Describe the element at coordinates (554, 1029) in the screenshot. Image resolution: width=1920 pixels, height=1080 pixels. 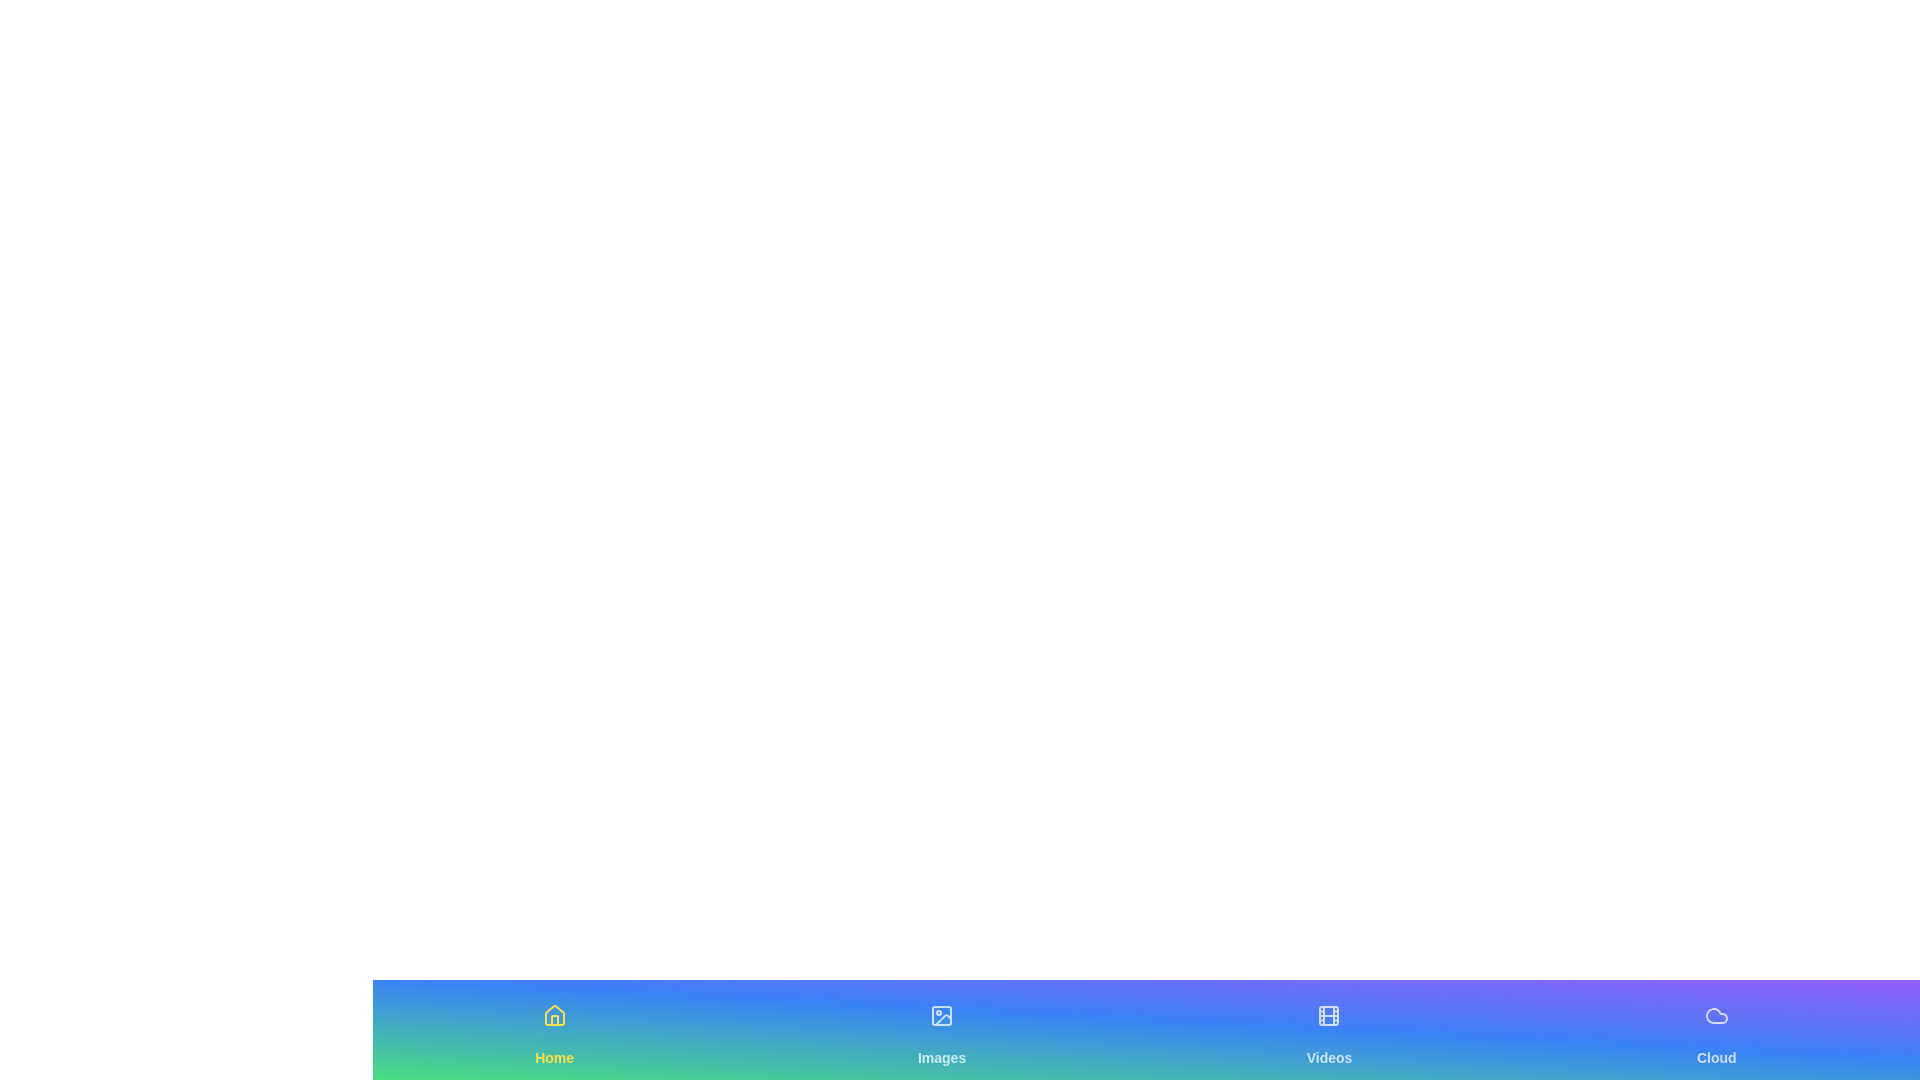
I see `the Home navigation tab to switch views` at that location.